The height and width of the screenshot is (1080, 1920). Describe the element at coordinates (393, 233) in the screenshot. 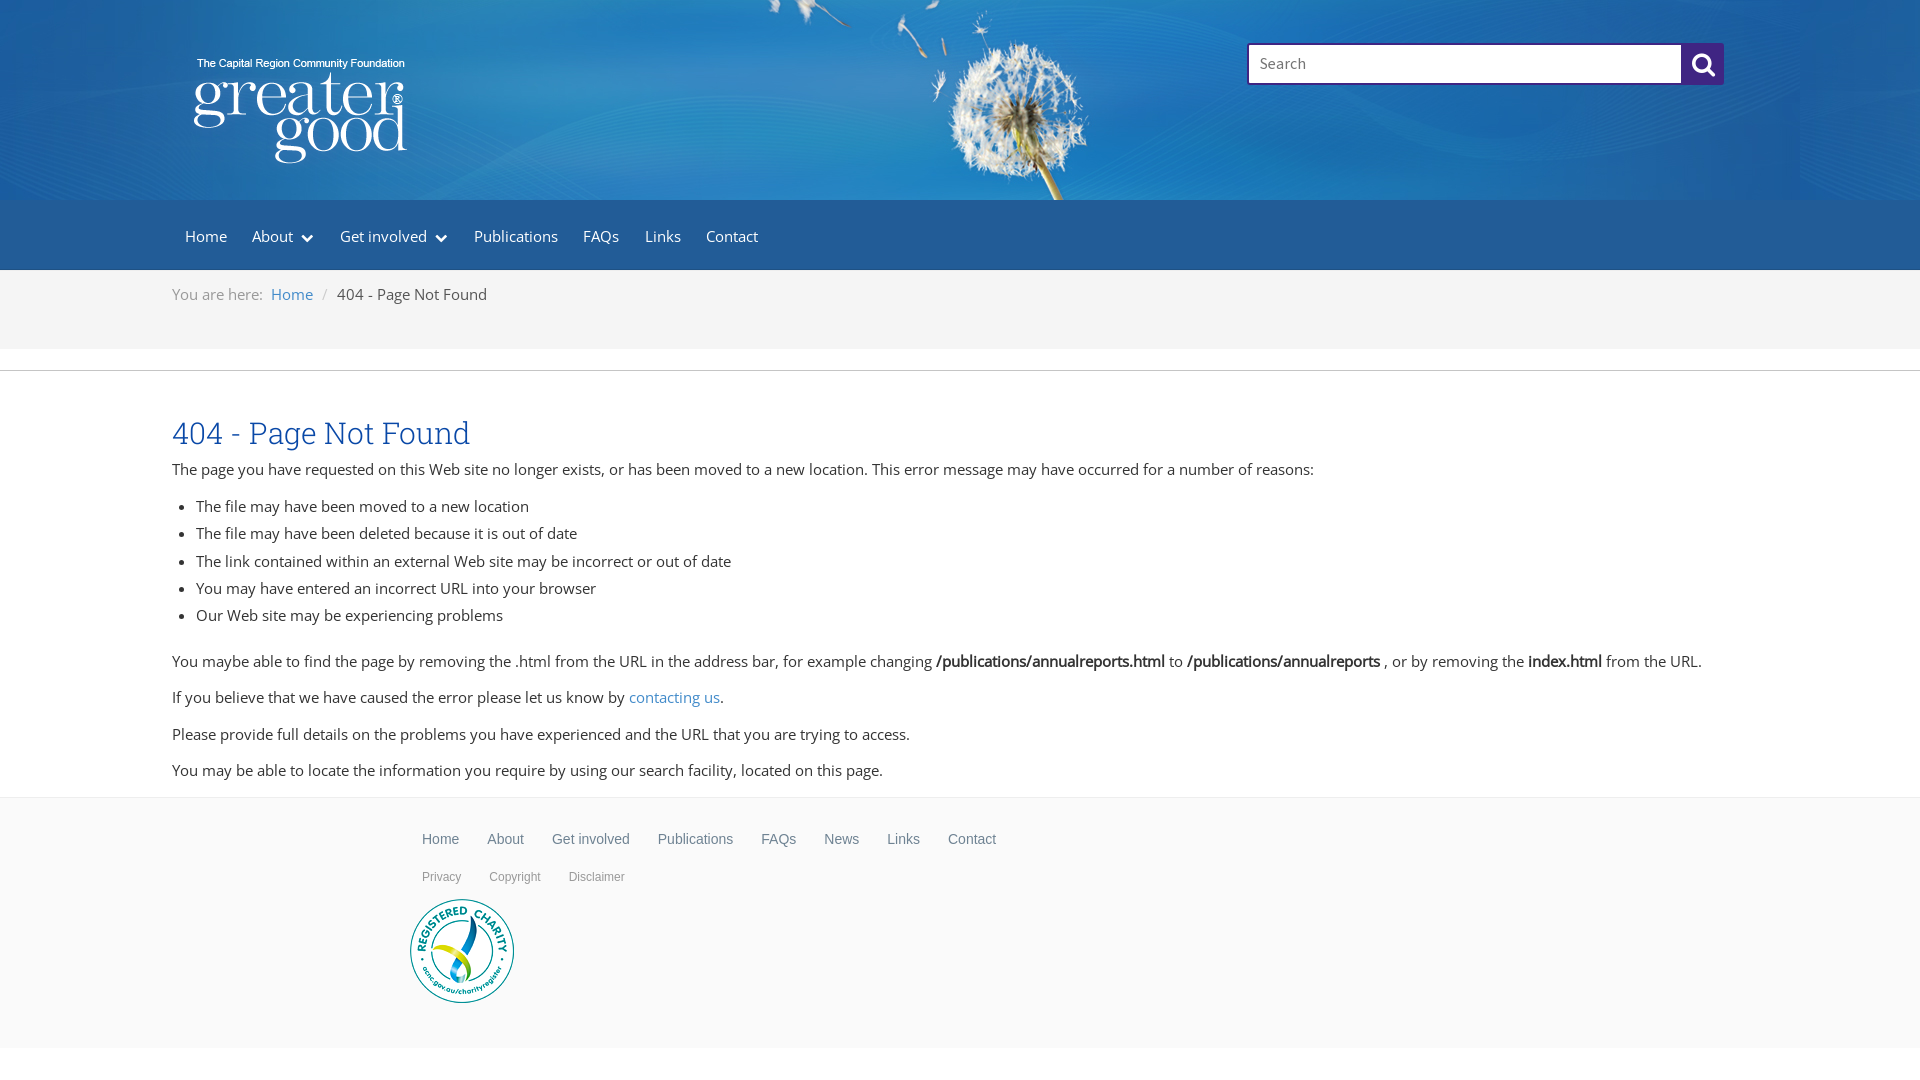

I see `'Get involved'` at that location.